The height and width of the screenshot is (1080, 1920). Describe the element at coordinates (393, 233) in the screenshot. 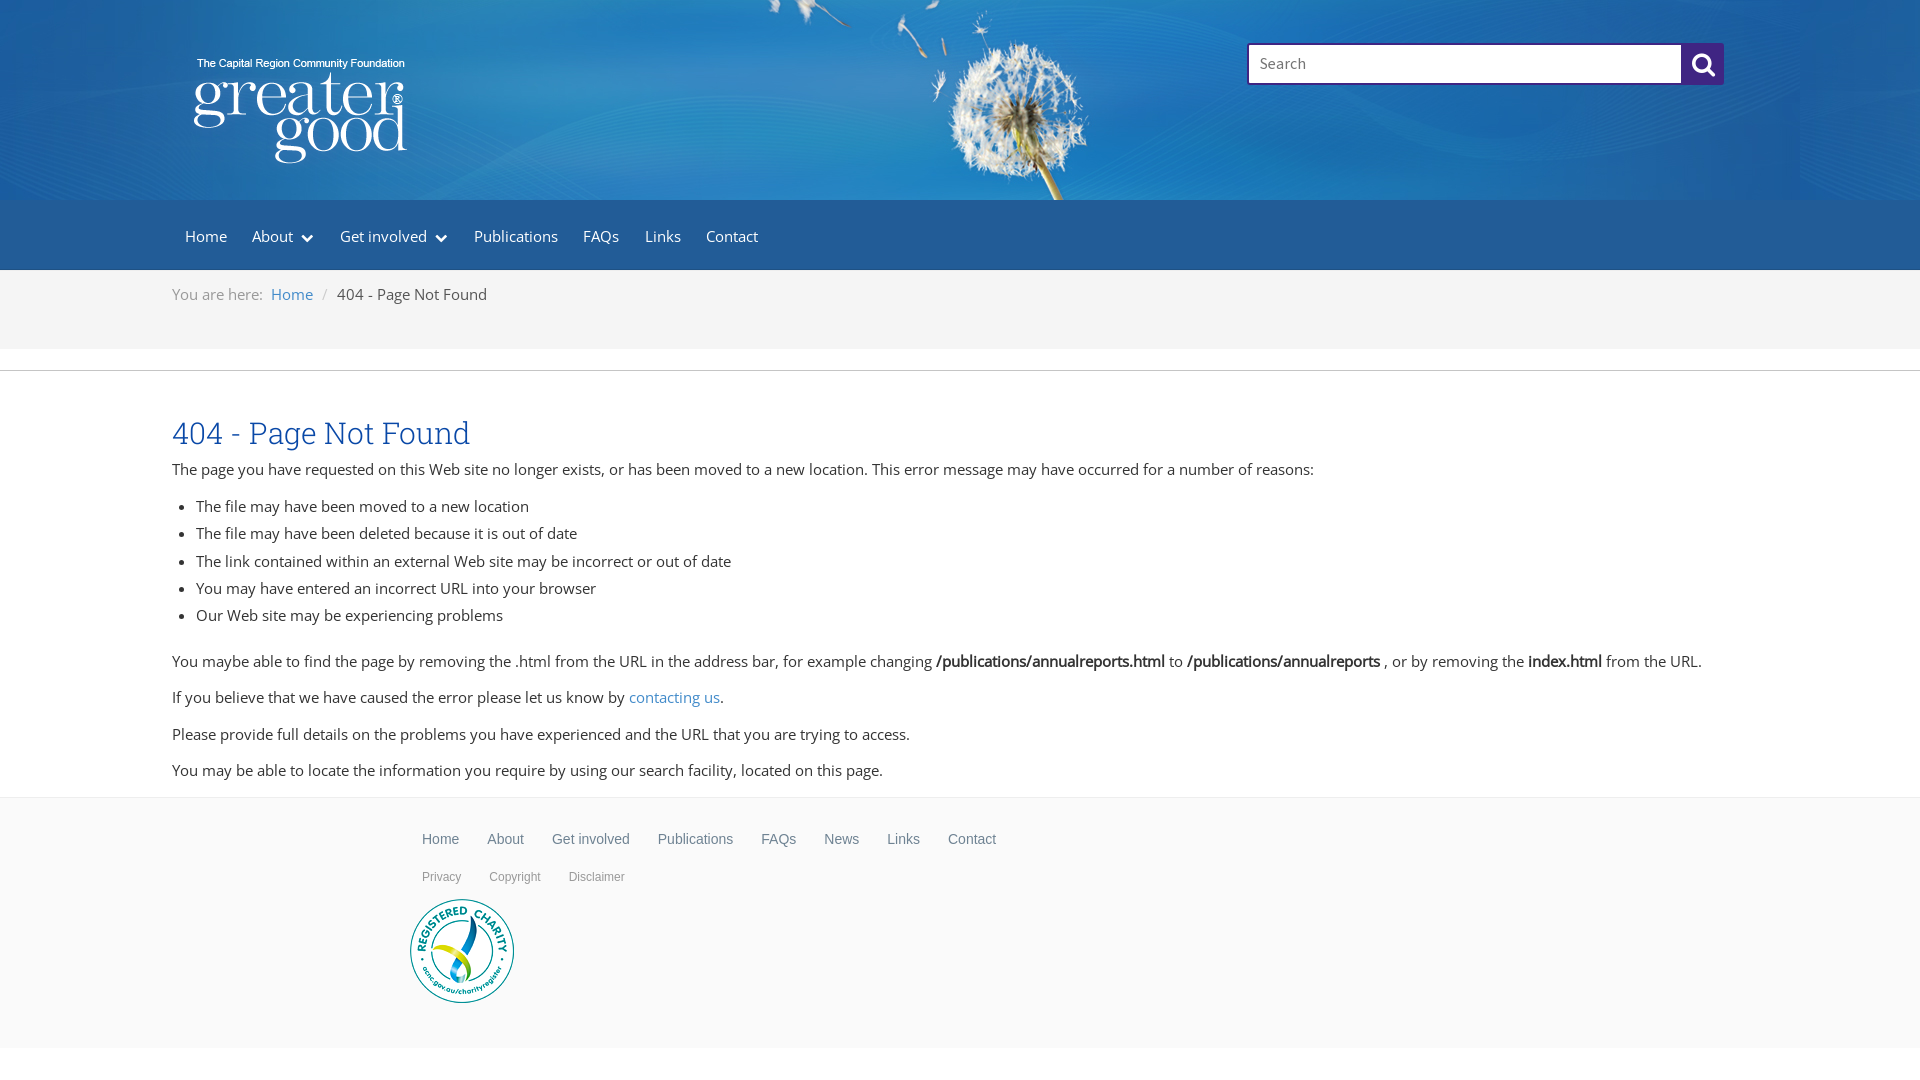

I see `'Get involved'` at that location.